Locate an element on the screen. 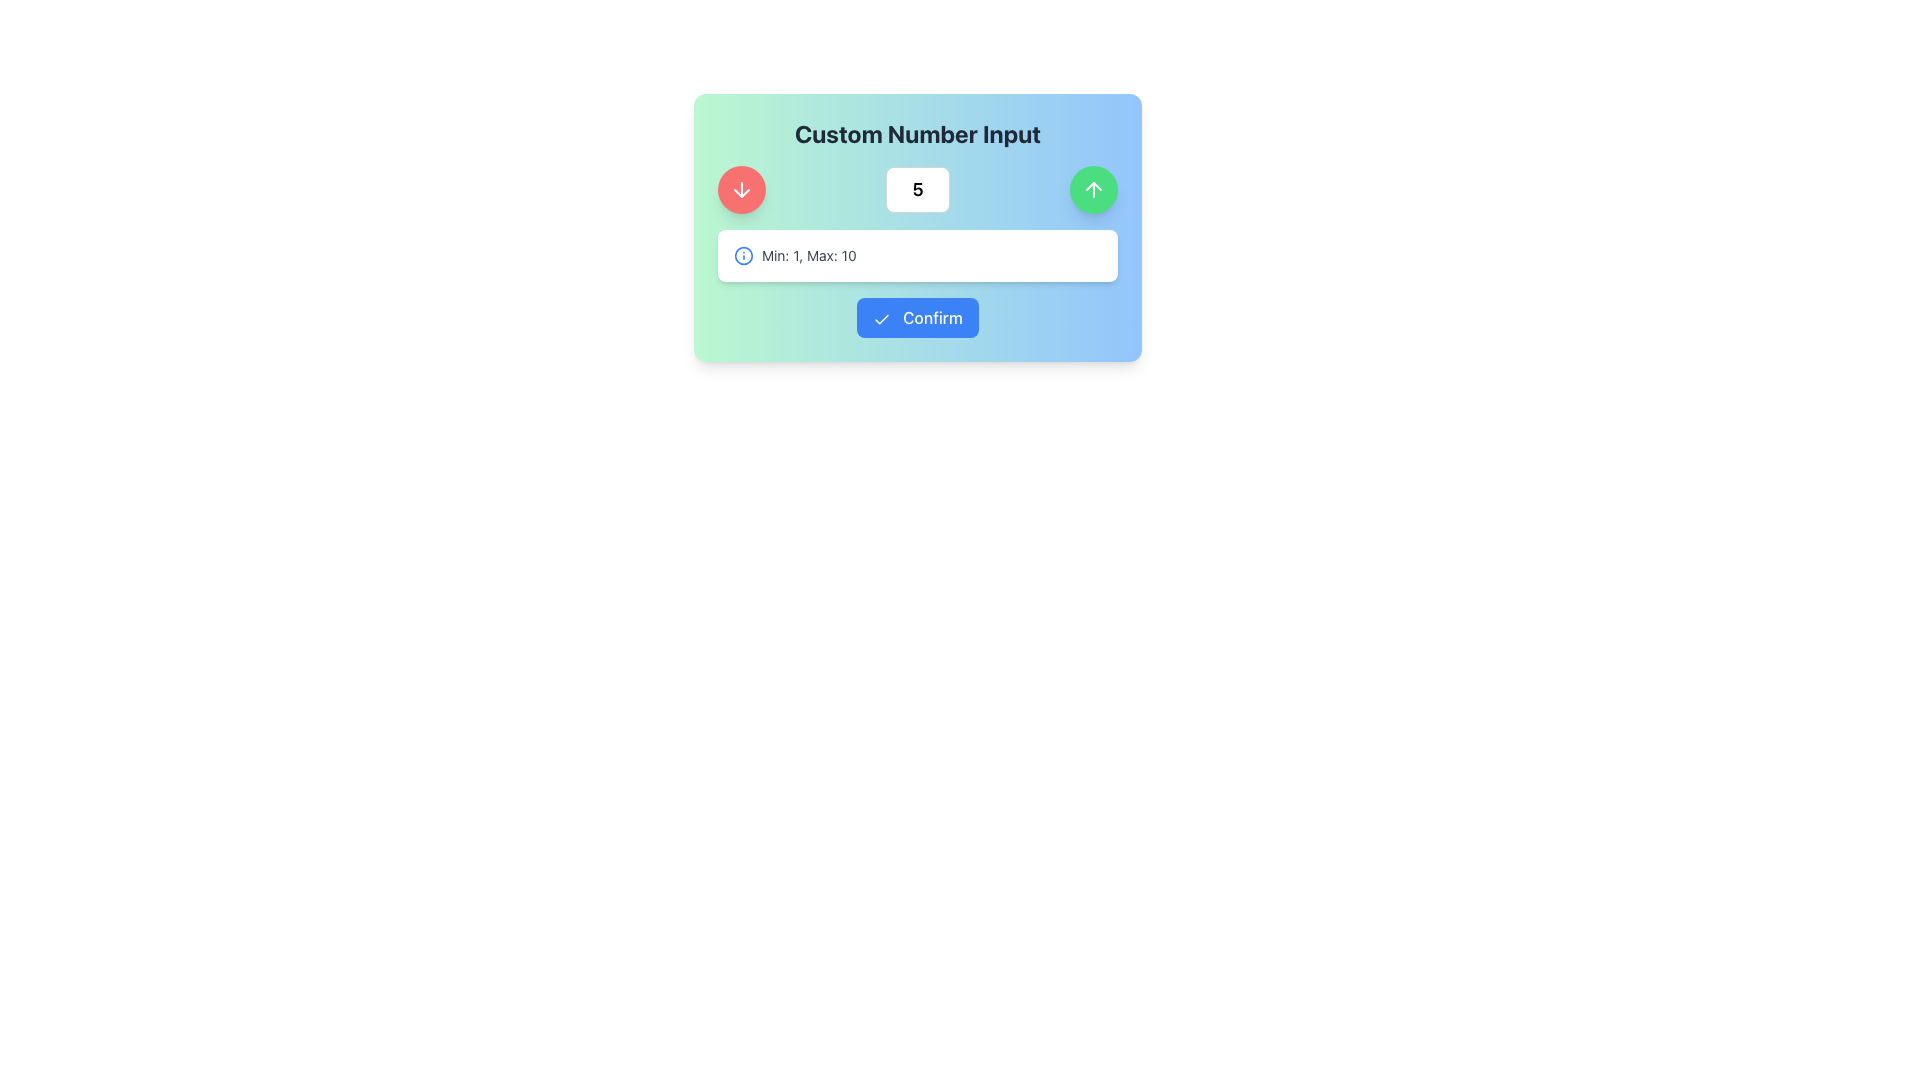 The width and height of the screenshot is (1920, 1080). the increment control button located at the far right of the horizontal arrangement, which is the third button next to a text input box displaying '5' is located at coordinates (1093, 189).